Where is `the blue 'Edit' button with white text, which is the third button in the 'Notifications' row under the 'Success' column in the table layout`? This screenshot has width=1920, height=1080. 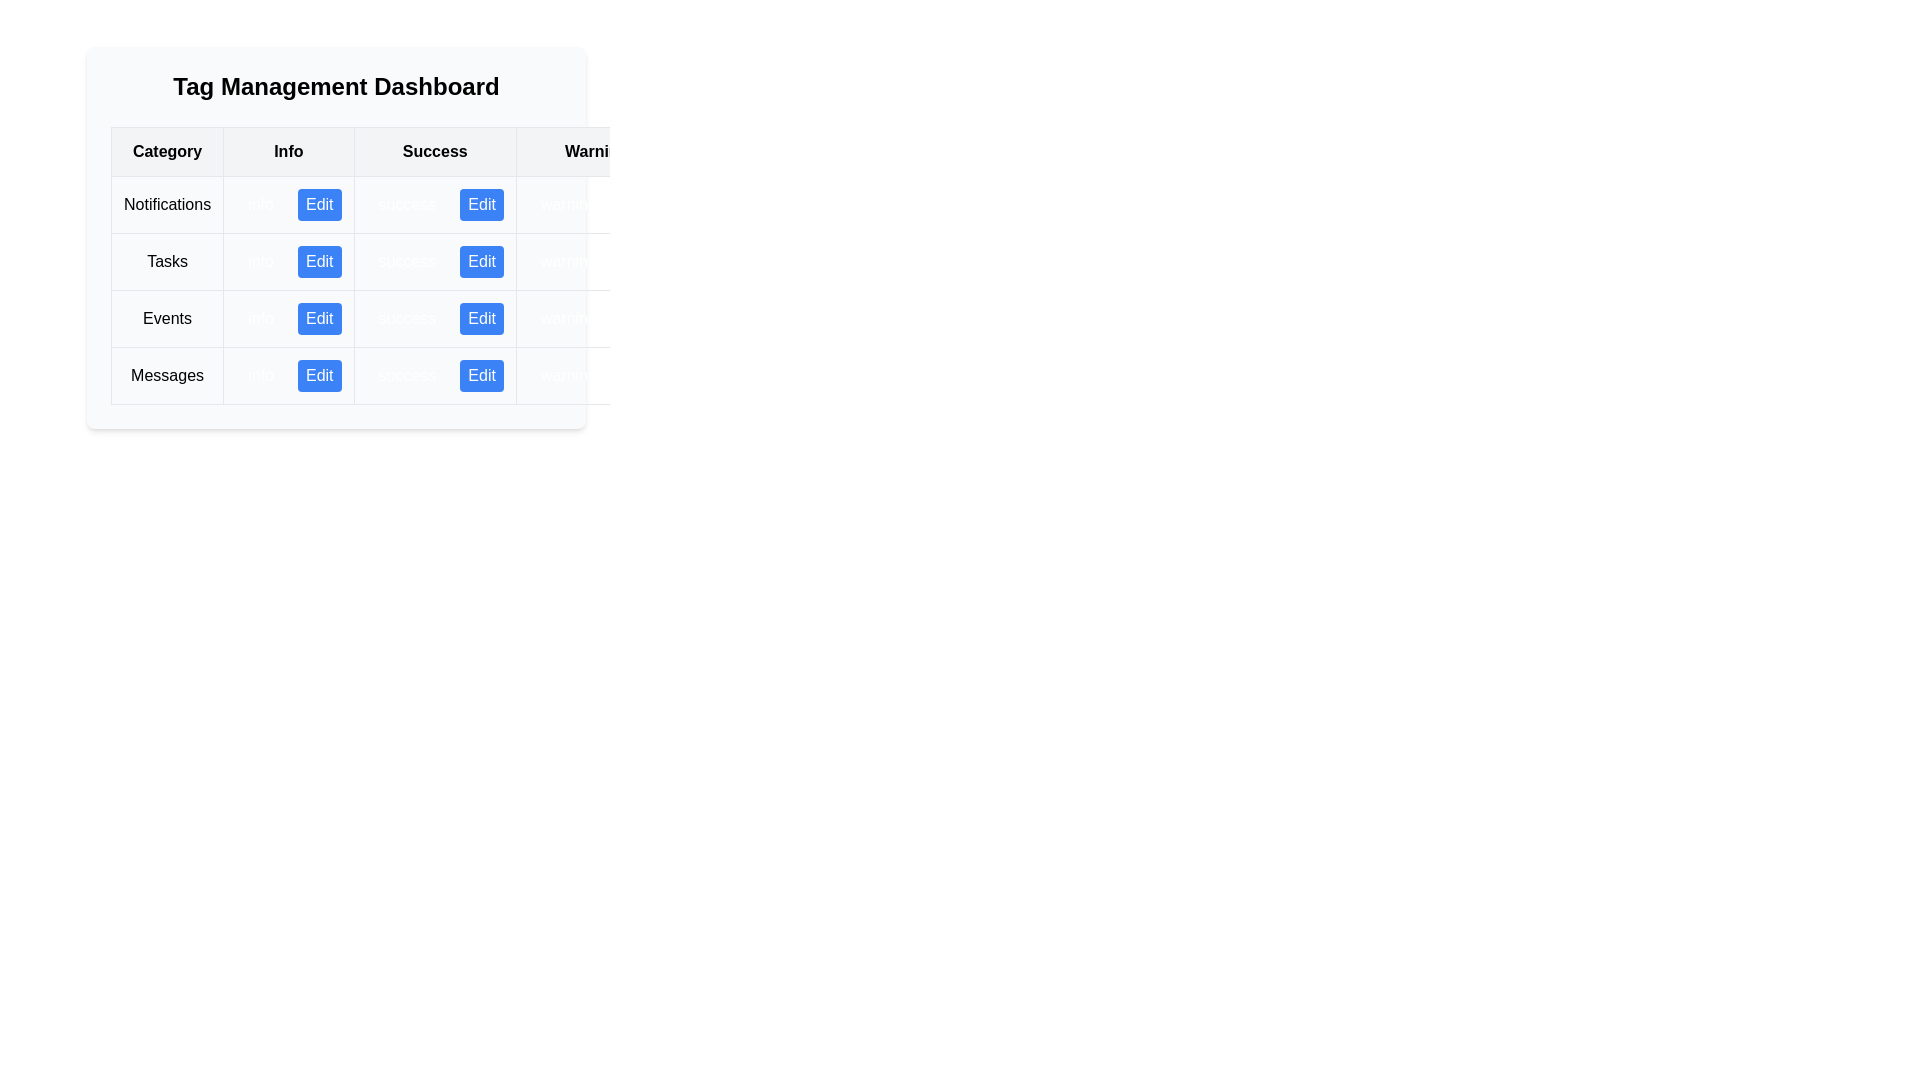
the blue 'Edit' button with white text, which is the third button in the 'Notifications' row under the 'Success' column in the table layout is located at coordinates (462, 204).